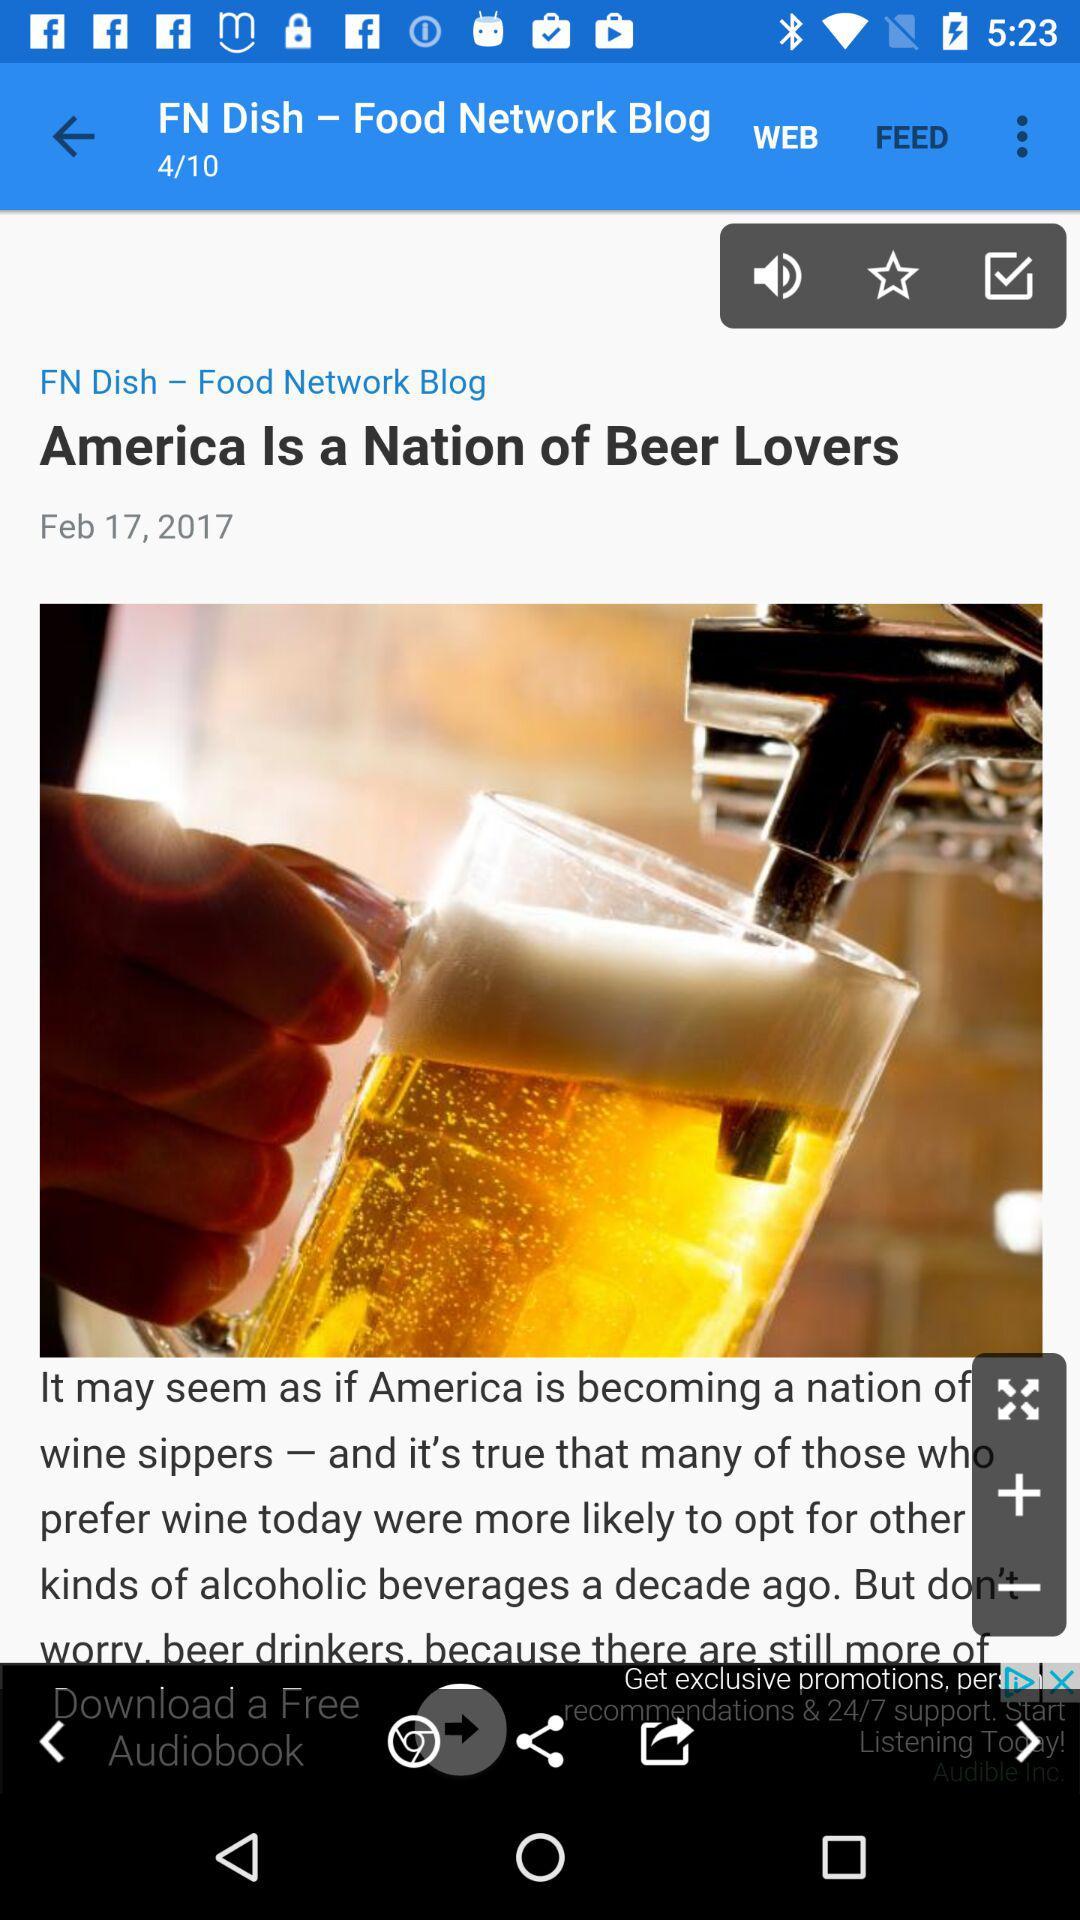 Image resolution: width=1080 pixels, height=1920 pixels. Describe the element at coordinates (892, 274) in the screenshot. I see `favorite` at that location.